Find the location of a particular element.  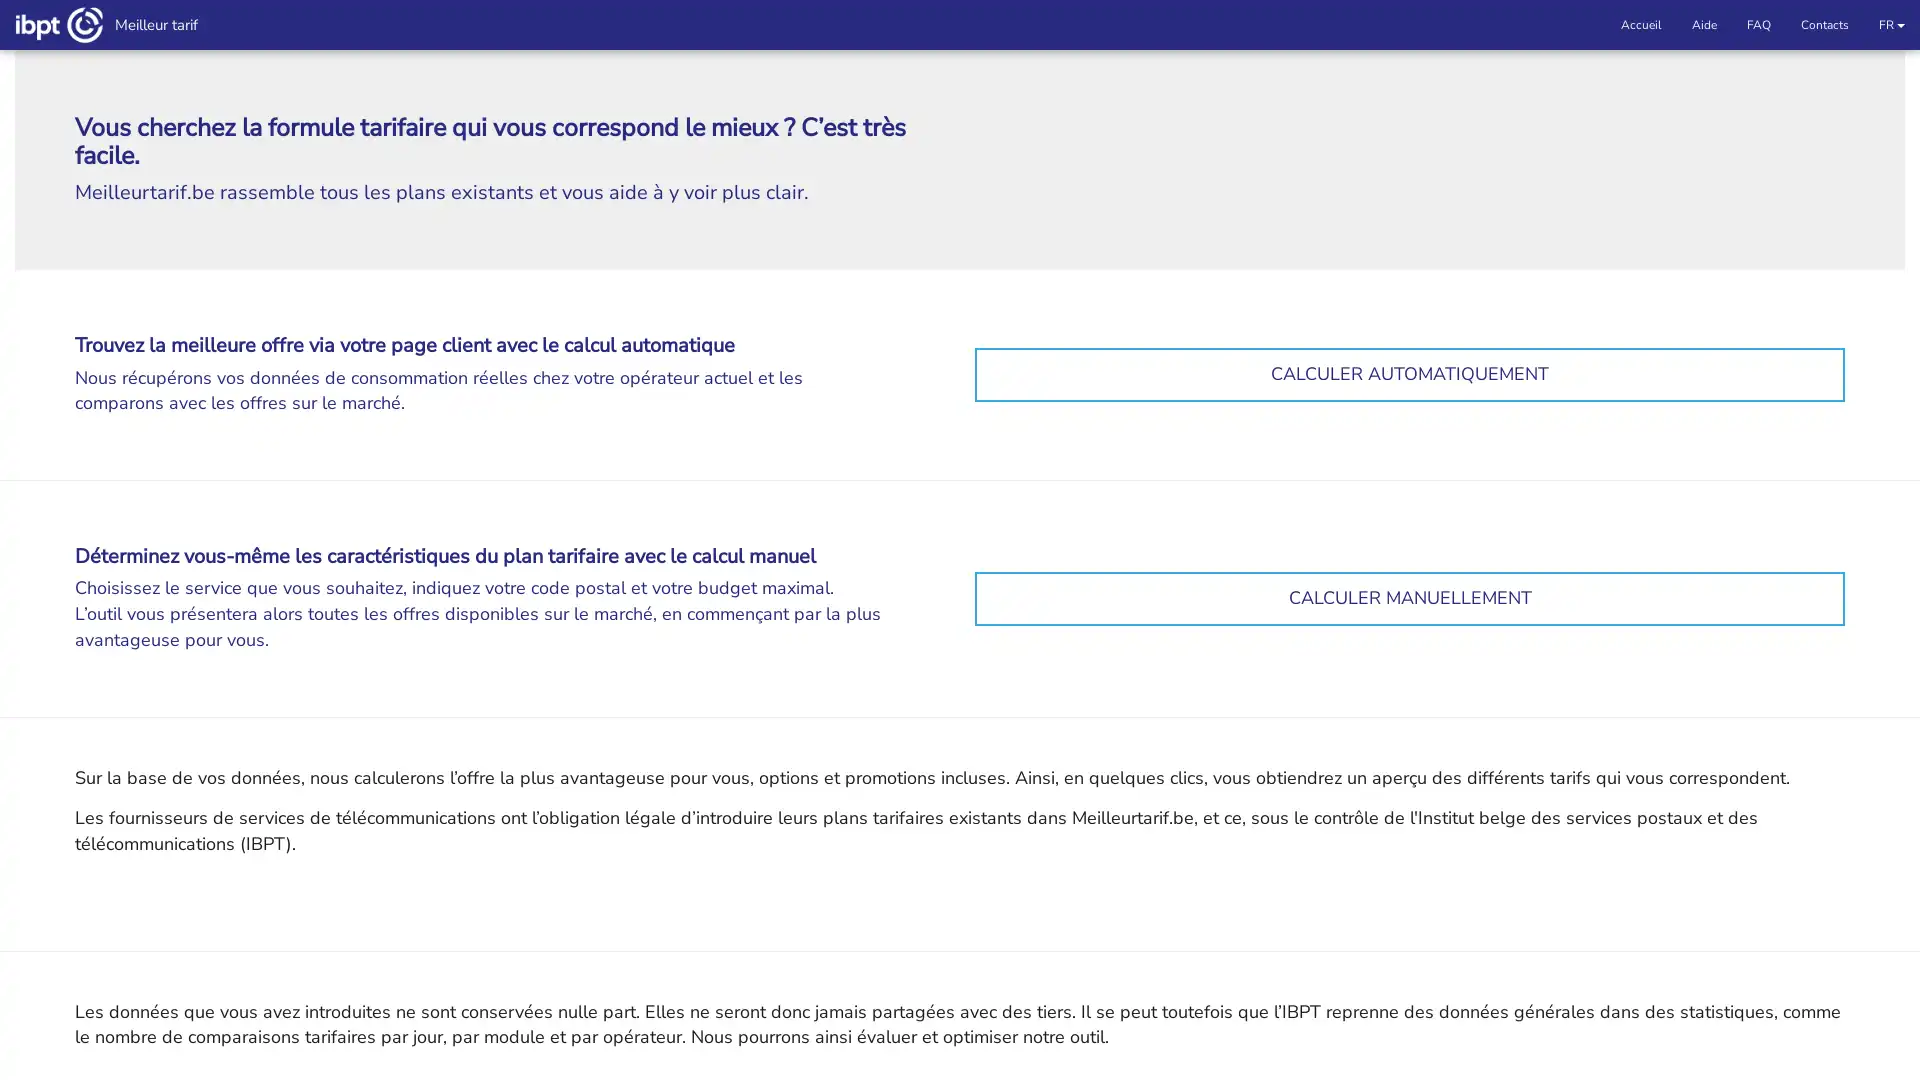

CALCULER AUTOMATIQUEMENT is located at coordinates (1409, 374).